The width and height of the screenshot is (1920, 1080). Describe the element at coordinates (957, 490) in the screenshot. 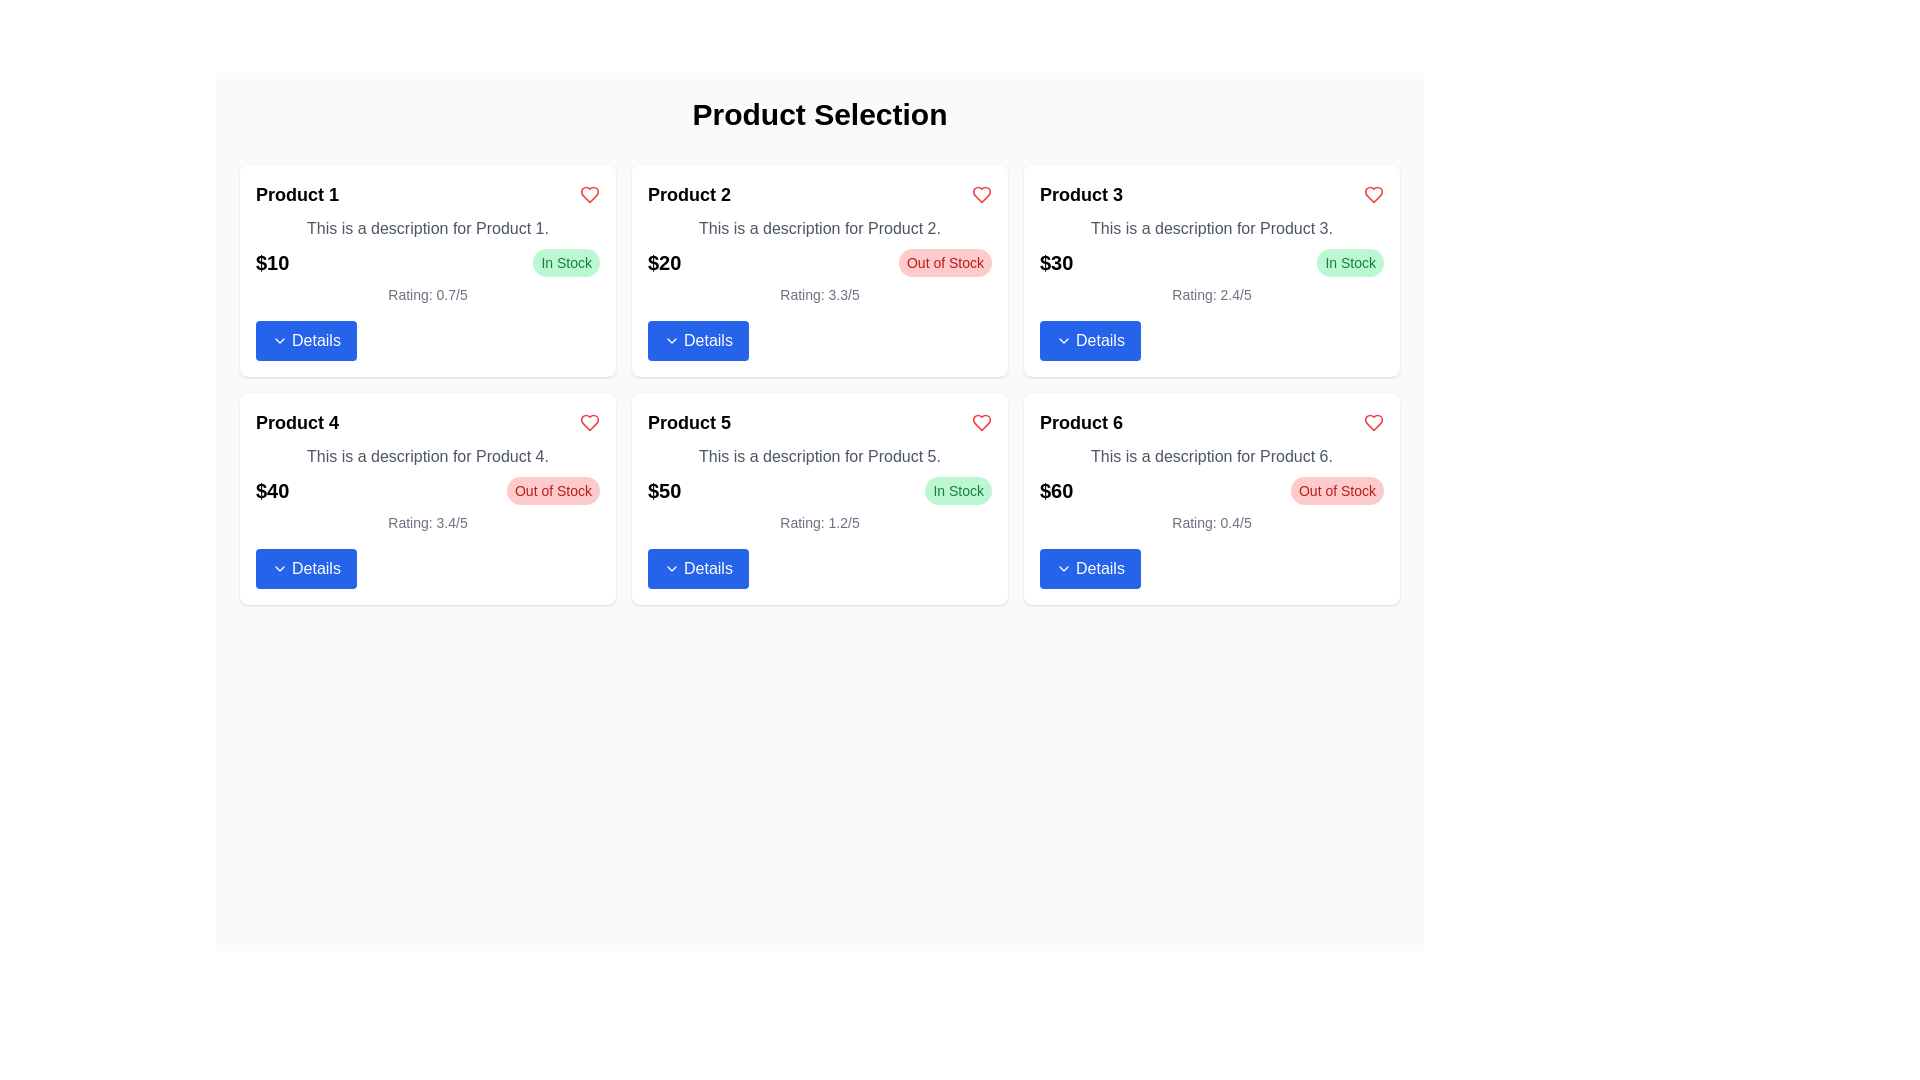

I see `the 'In Stock' label located at the top-right corner of Product 5's card, adjacent to the price '$50'` at that location.